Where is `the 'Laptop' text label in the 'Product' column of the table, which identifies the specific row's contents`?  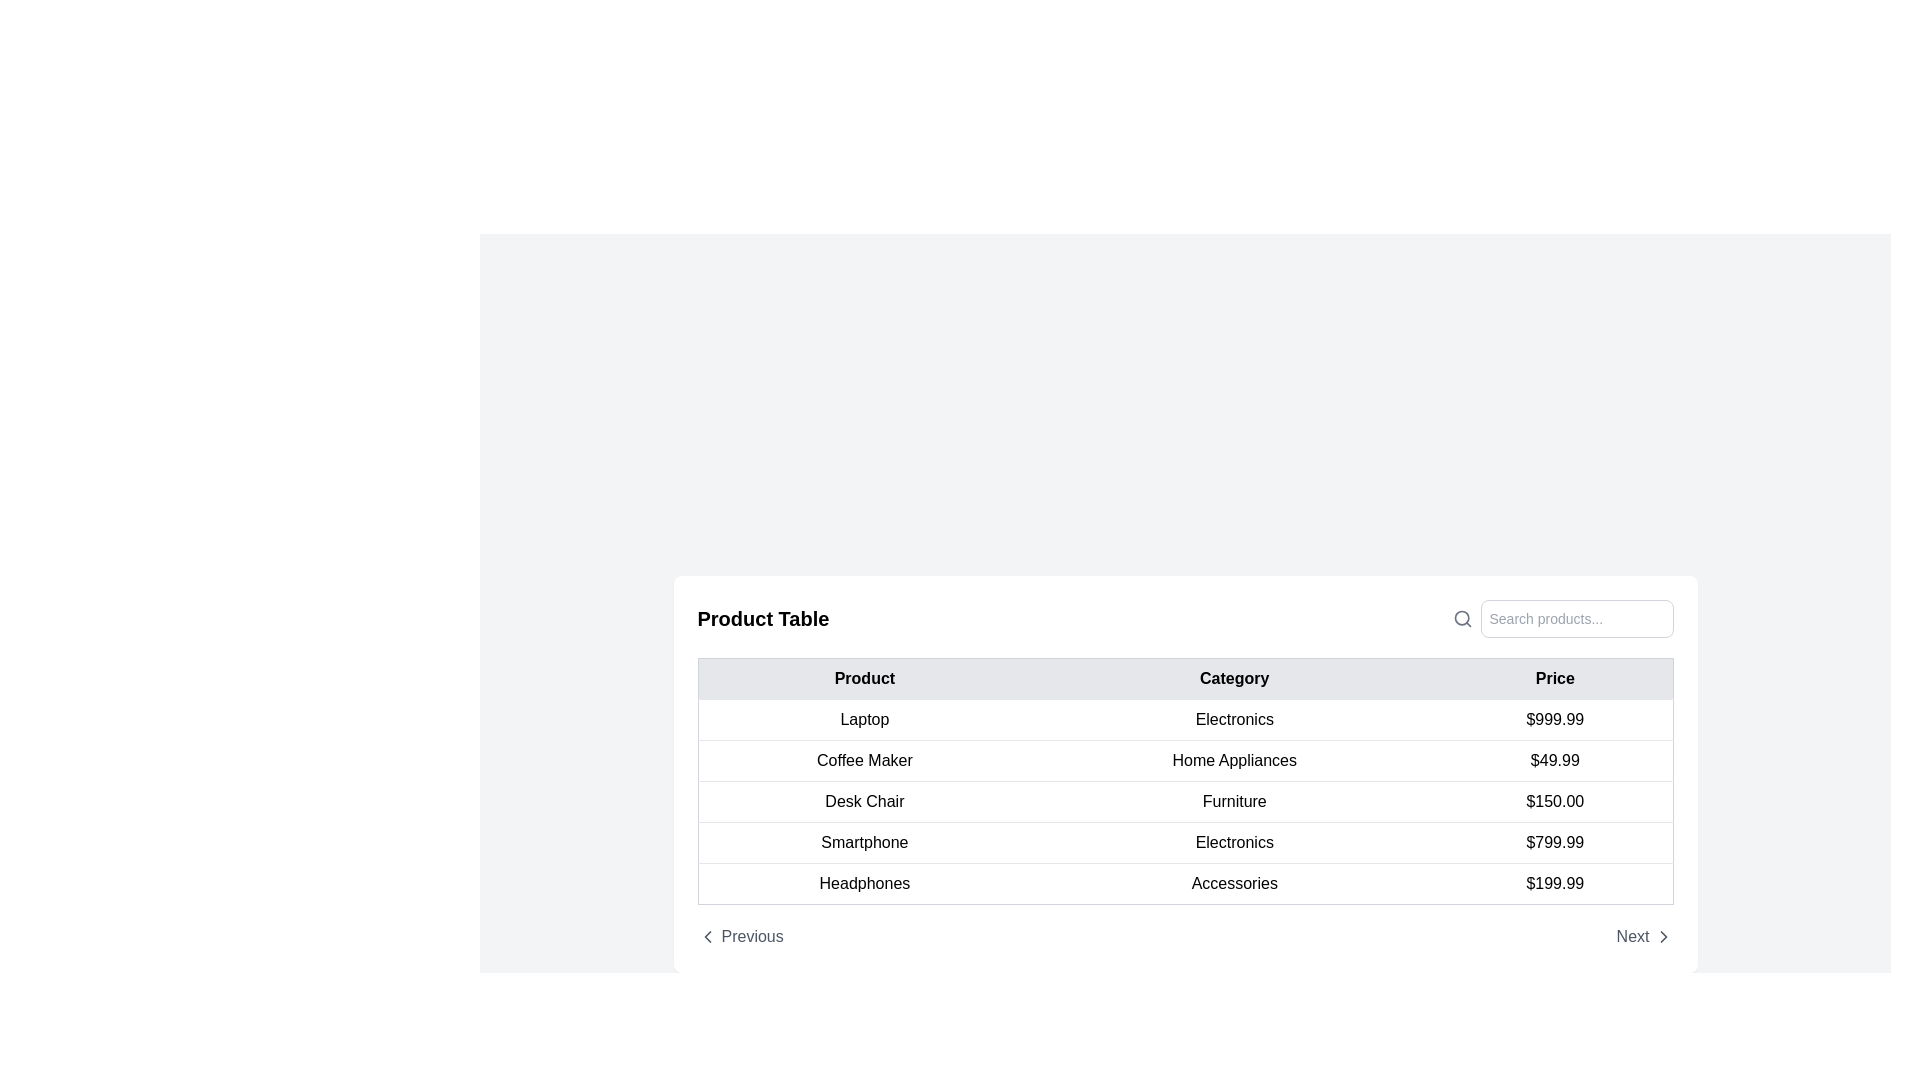 the 'Laptop' text label in the 'Product' column of the table, which identifies the specific row's contents is located at coordinates (864, 718).